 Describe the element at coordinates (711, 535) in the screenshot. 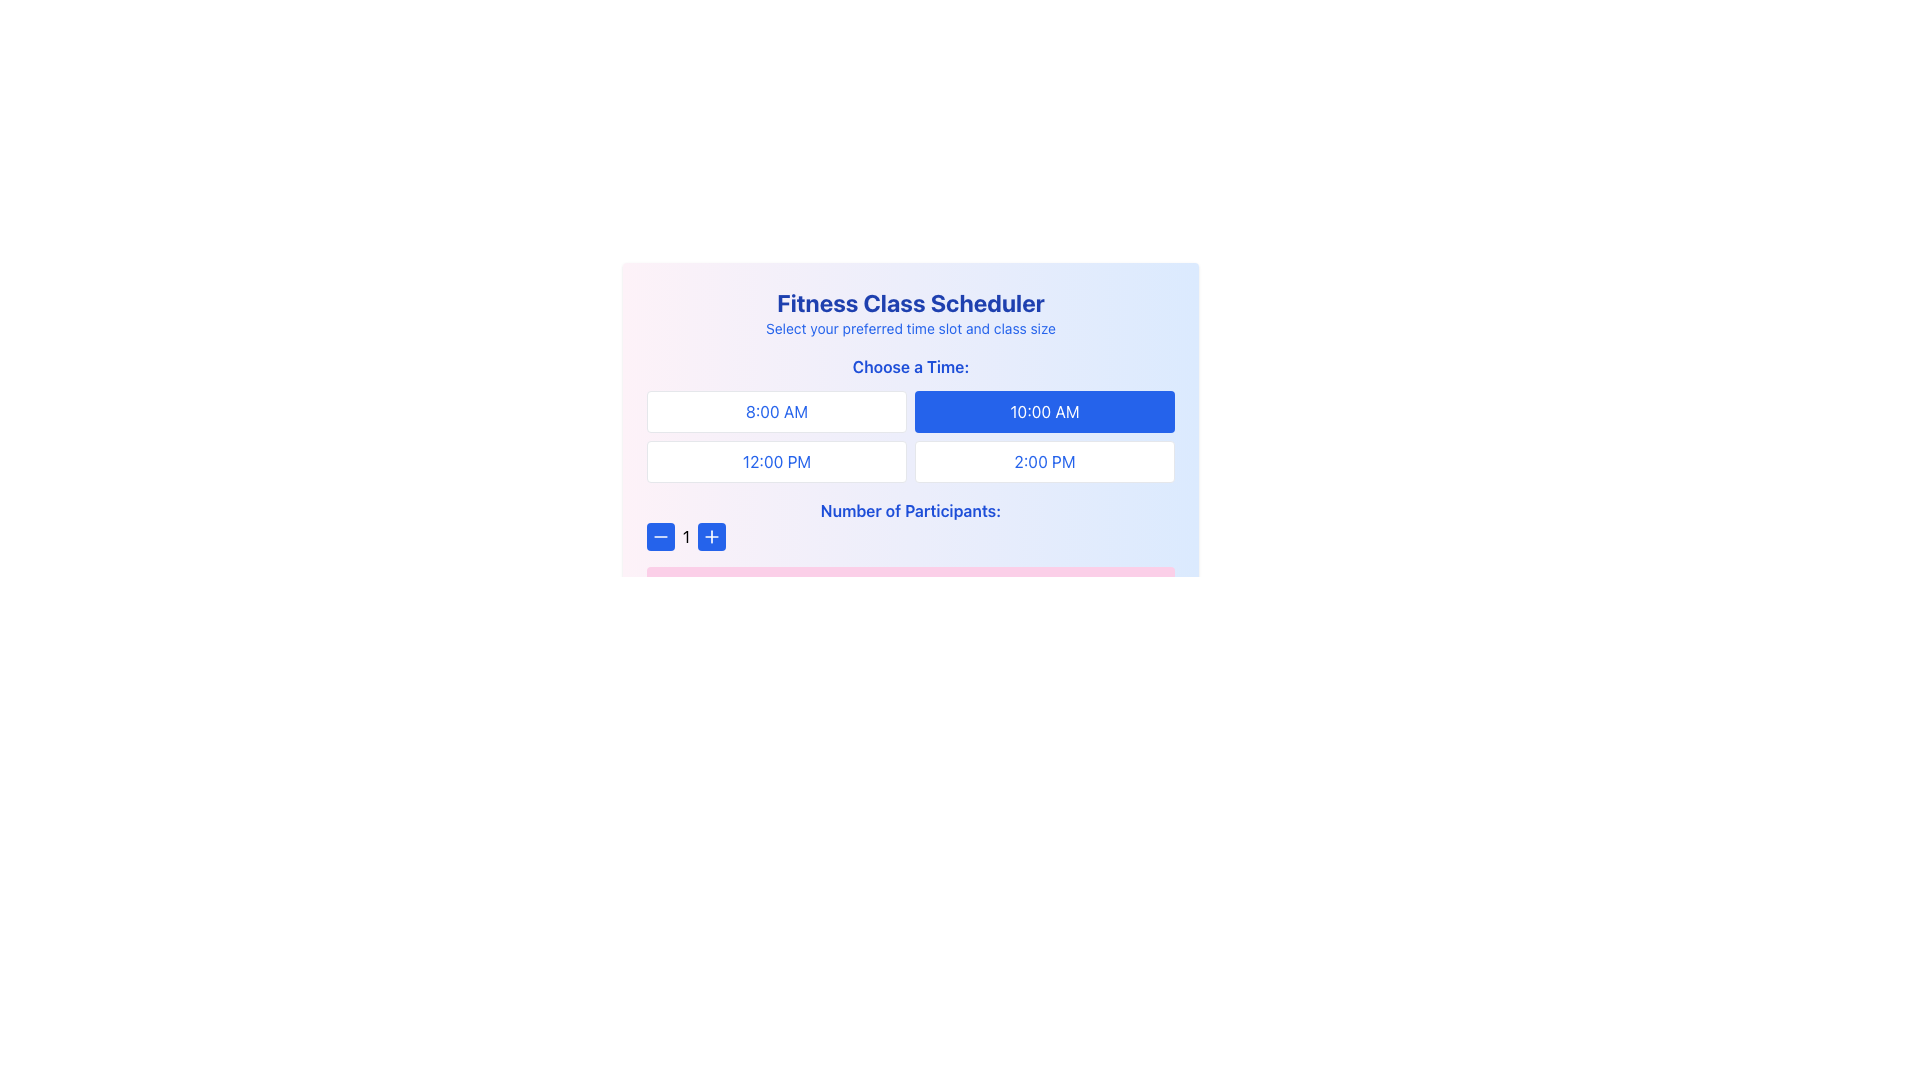

I see `the blue rectangular button with a white plus icon to increment the participant count` at that location.